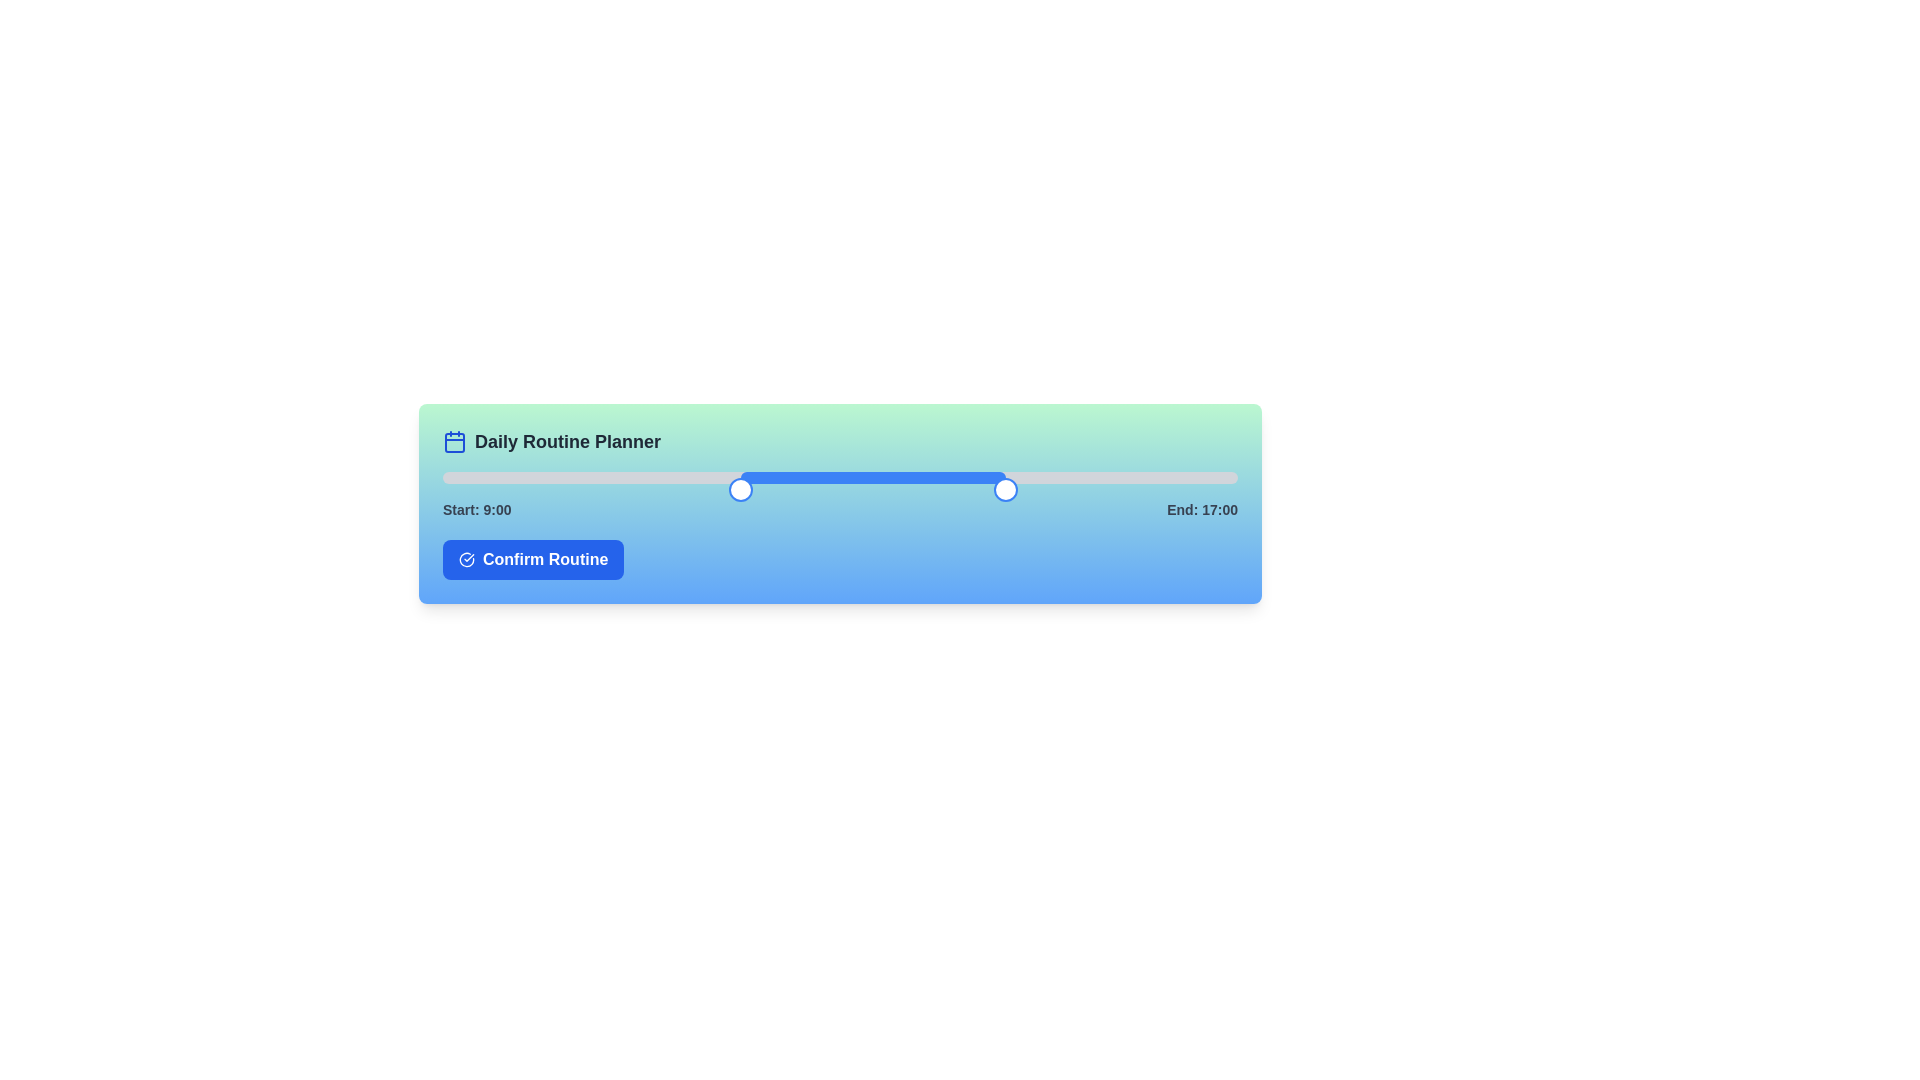 This screenshot has height=1080, width=1920. Describe the element at coordinates (465, 559) in the screenshot. I see `the circular icon with a checkmark inside, located to the left of the 'Confirm Routine' text in the lower-left corner of the interface` at that location.